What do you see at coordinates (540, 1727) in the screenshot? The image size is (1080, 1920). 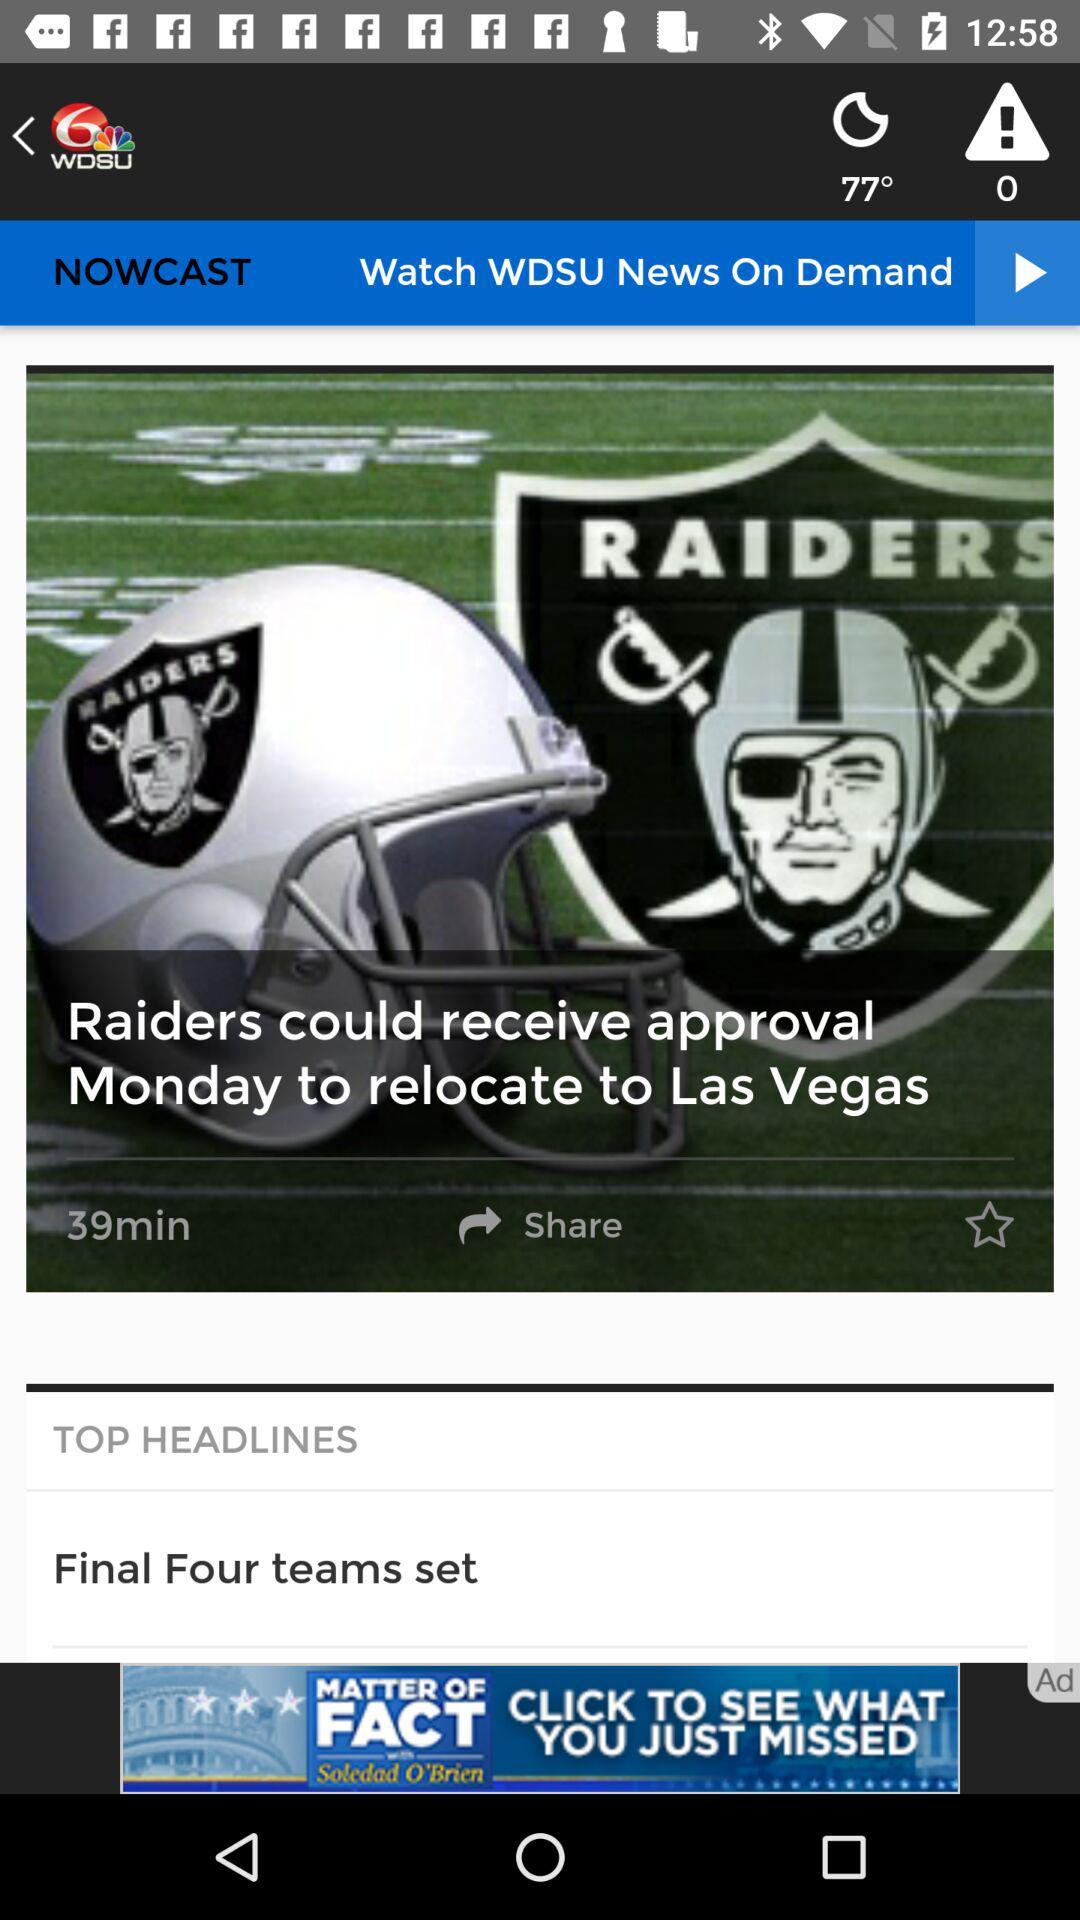 I see `advertisement for matter of fact` at bounding box center [540, 1727].